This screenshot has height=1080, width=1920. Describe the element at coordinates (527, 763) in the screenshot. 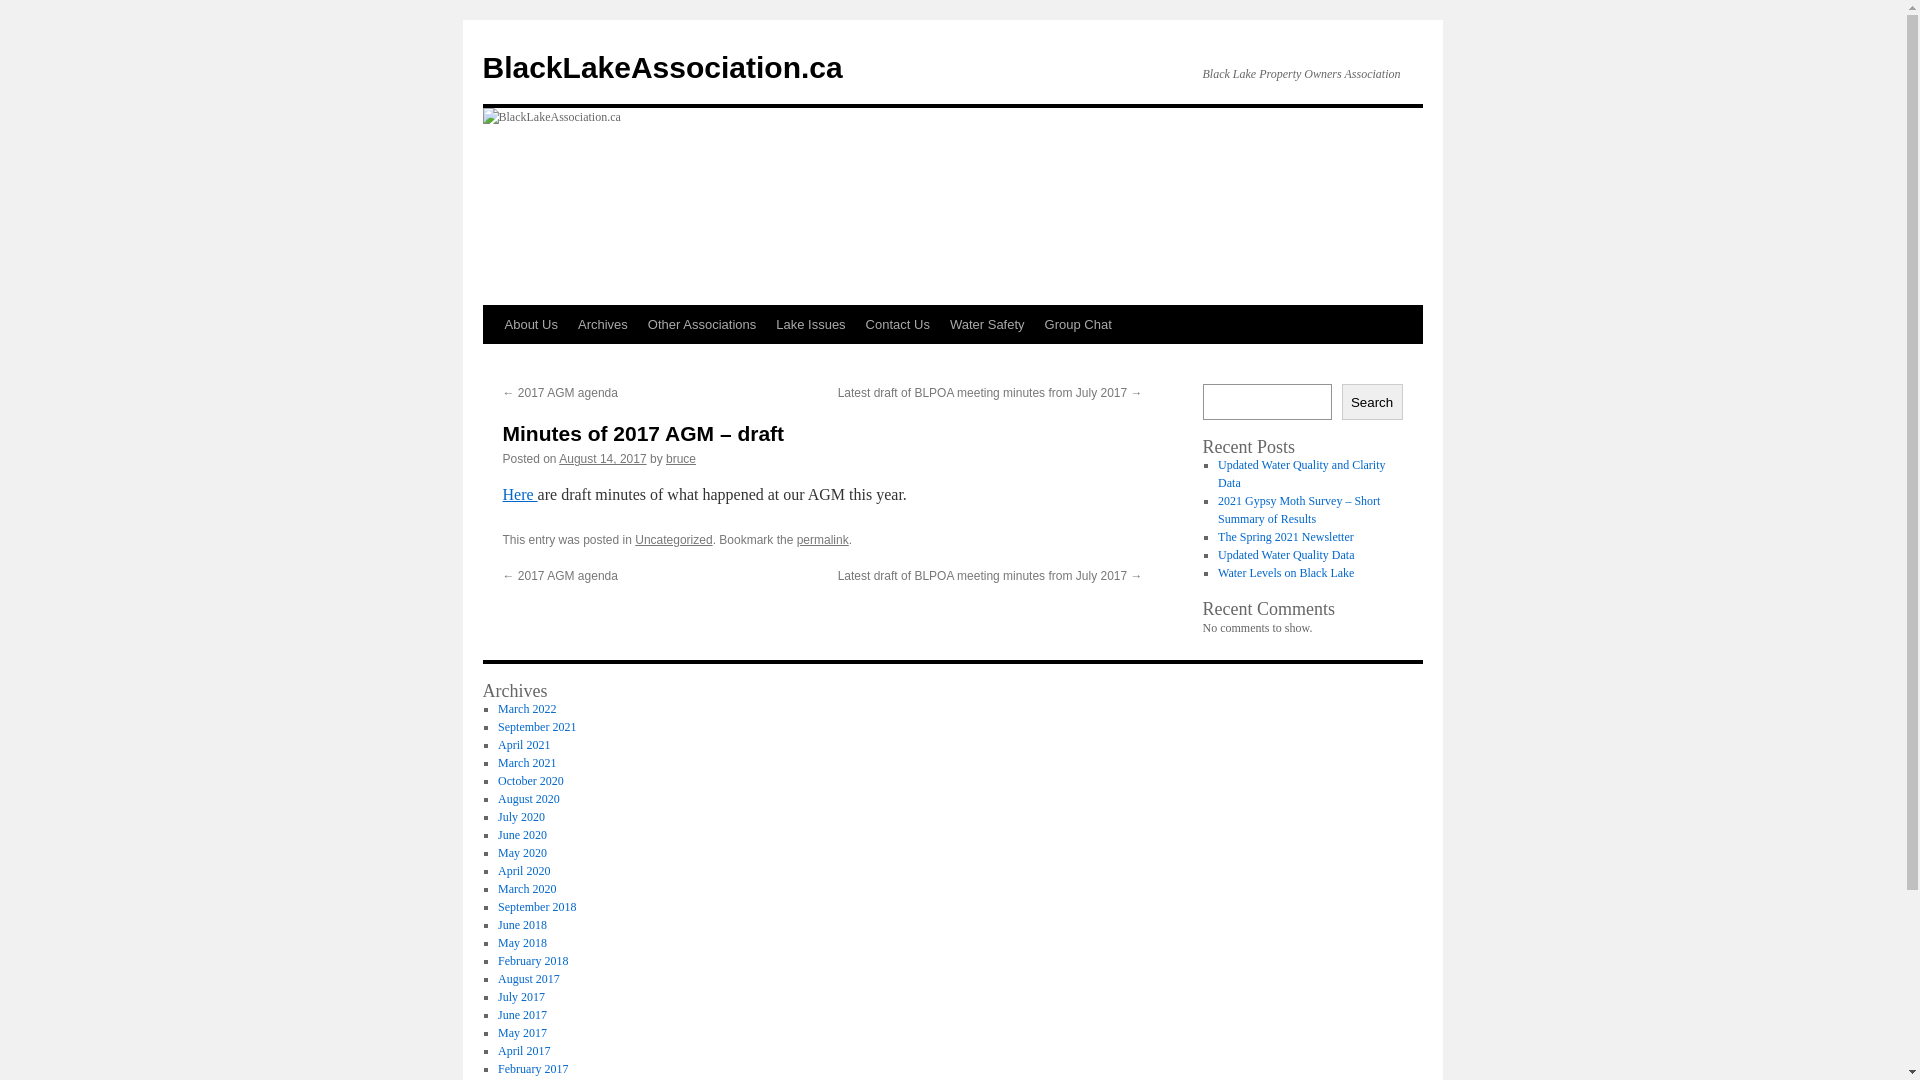

I see `'March 2021'` at that location.